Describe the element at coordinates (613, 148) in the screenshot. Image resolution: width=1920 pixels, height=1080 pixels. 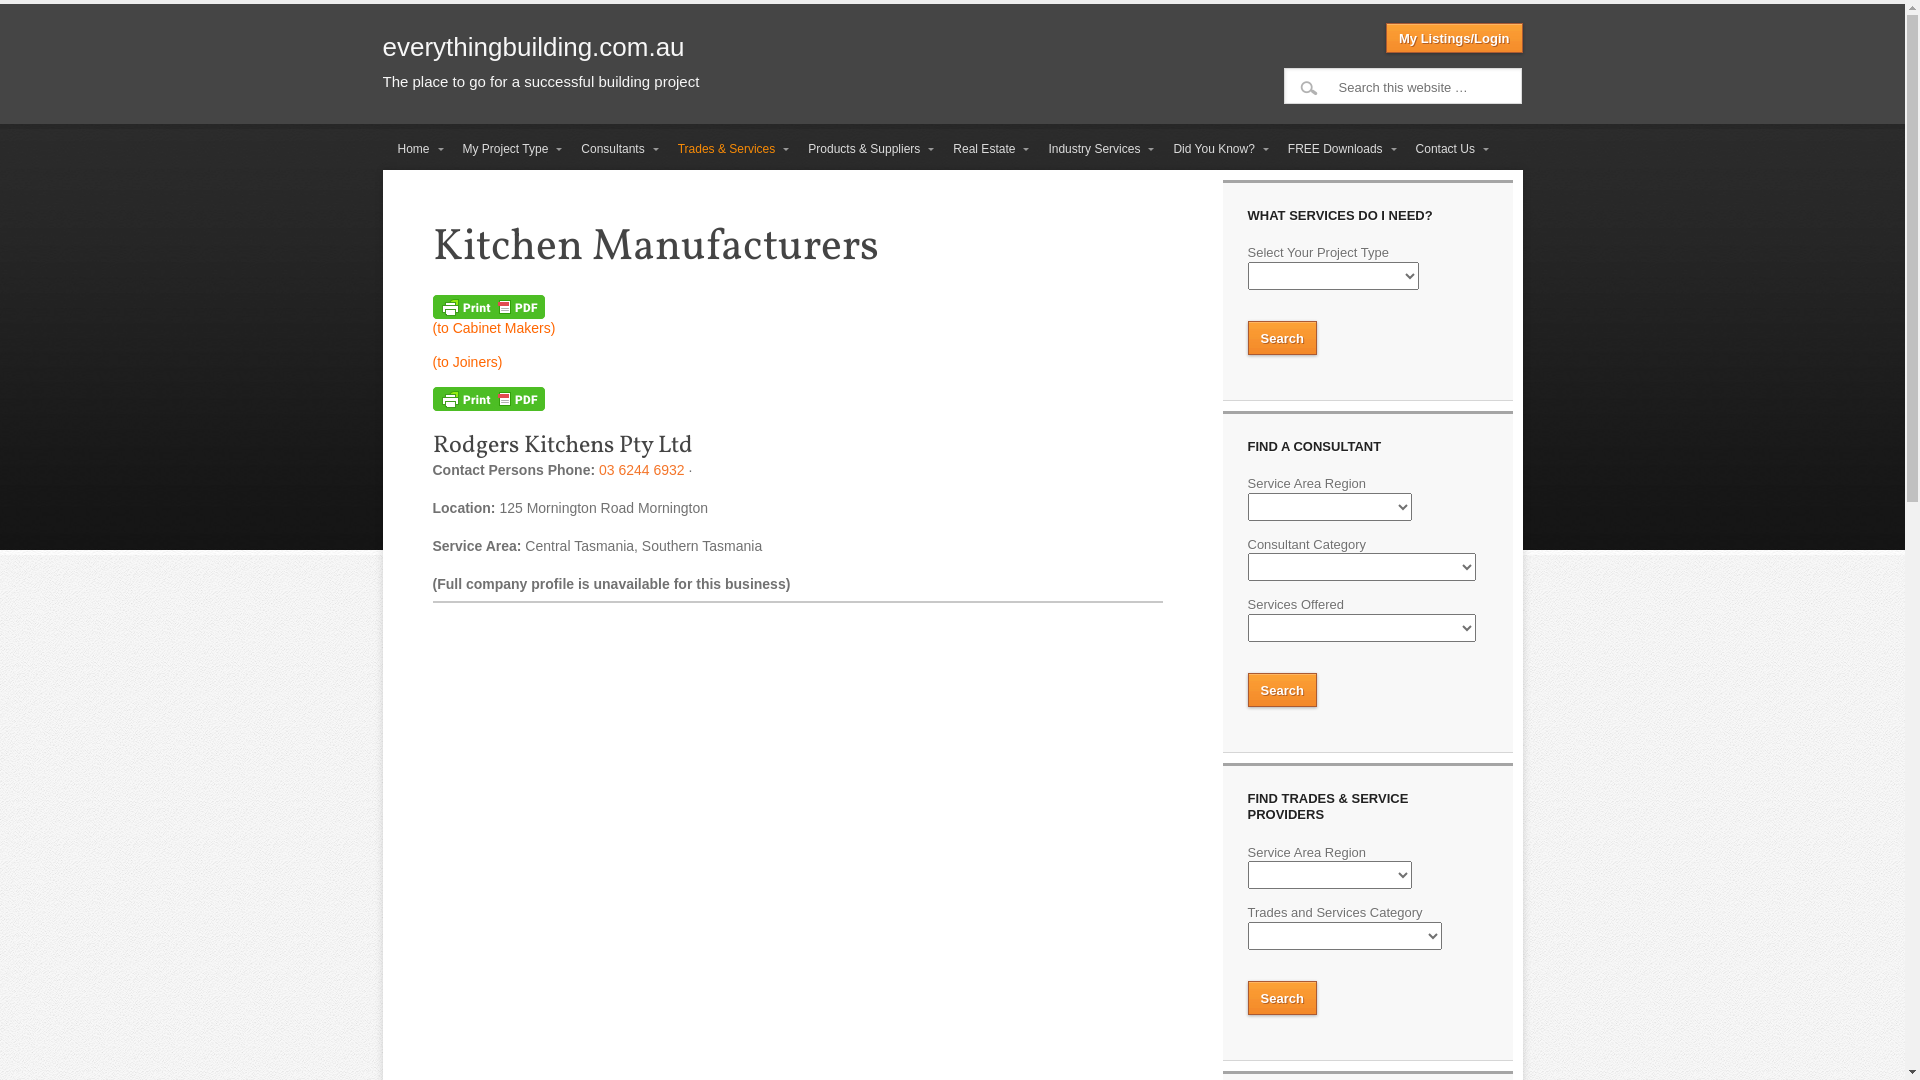
I see `'Consultants'` at that location.